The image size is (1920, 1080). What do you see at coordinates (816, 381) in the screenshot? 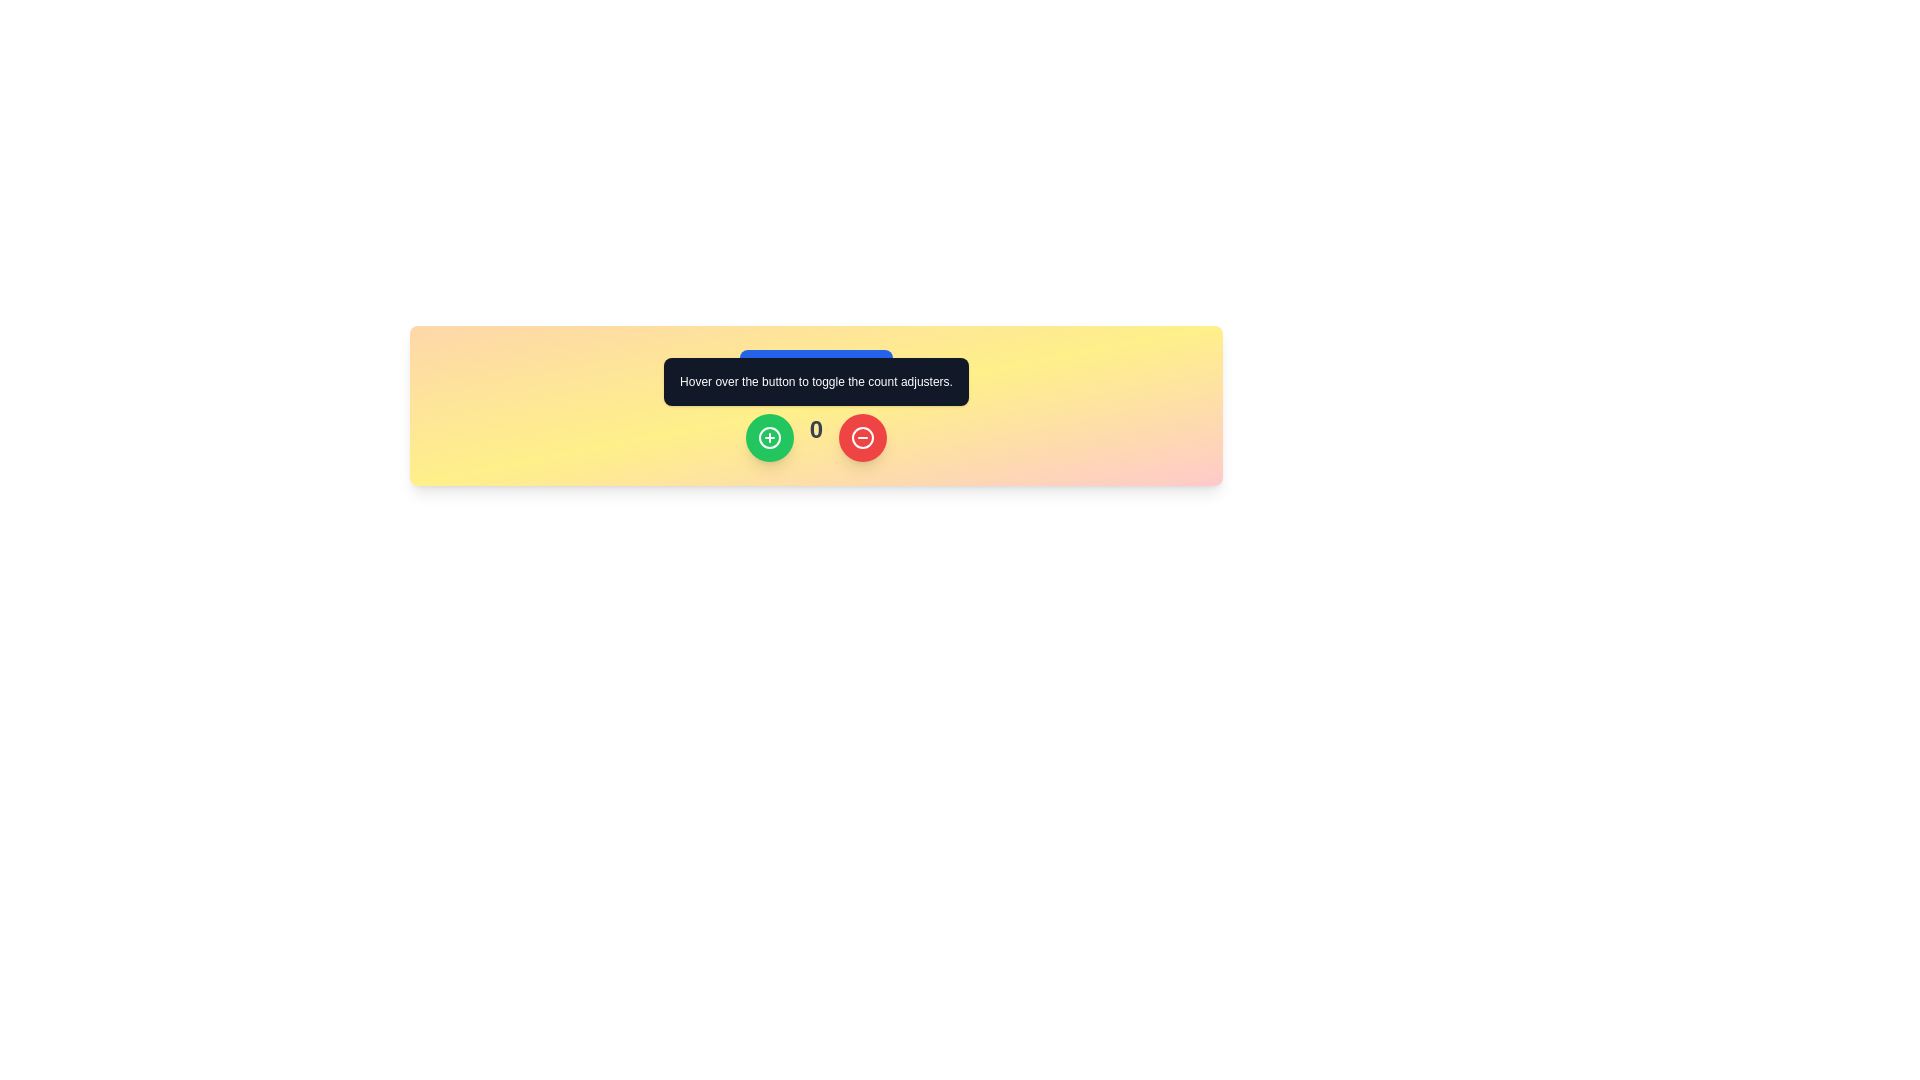
I see `the tooltip box that provides guidance on using the blue button labeled 'Tooltip Trigger'` at bounding box center [816, 381].